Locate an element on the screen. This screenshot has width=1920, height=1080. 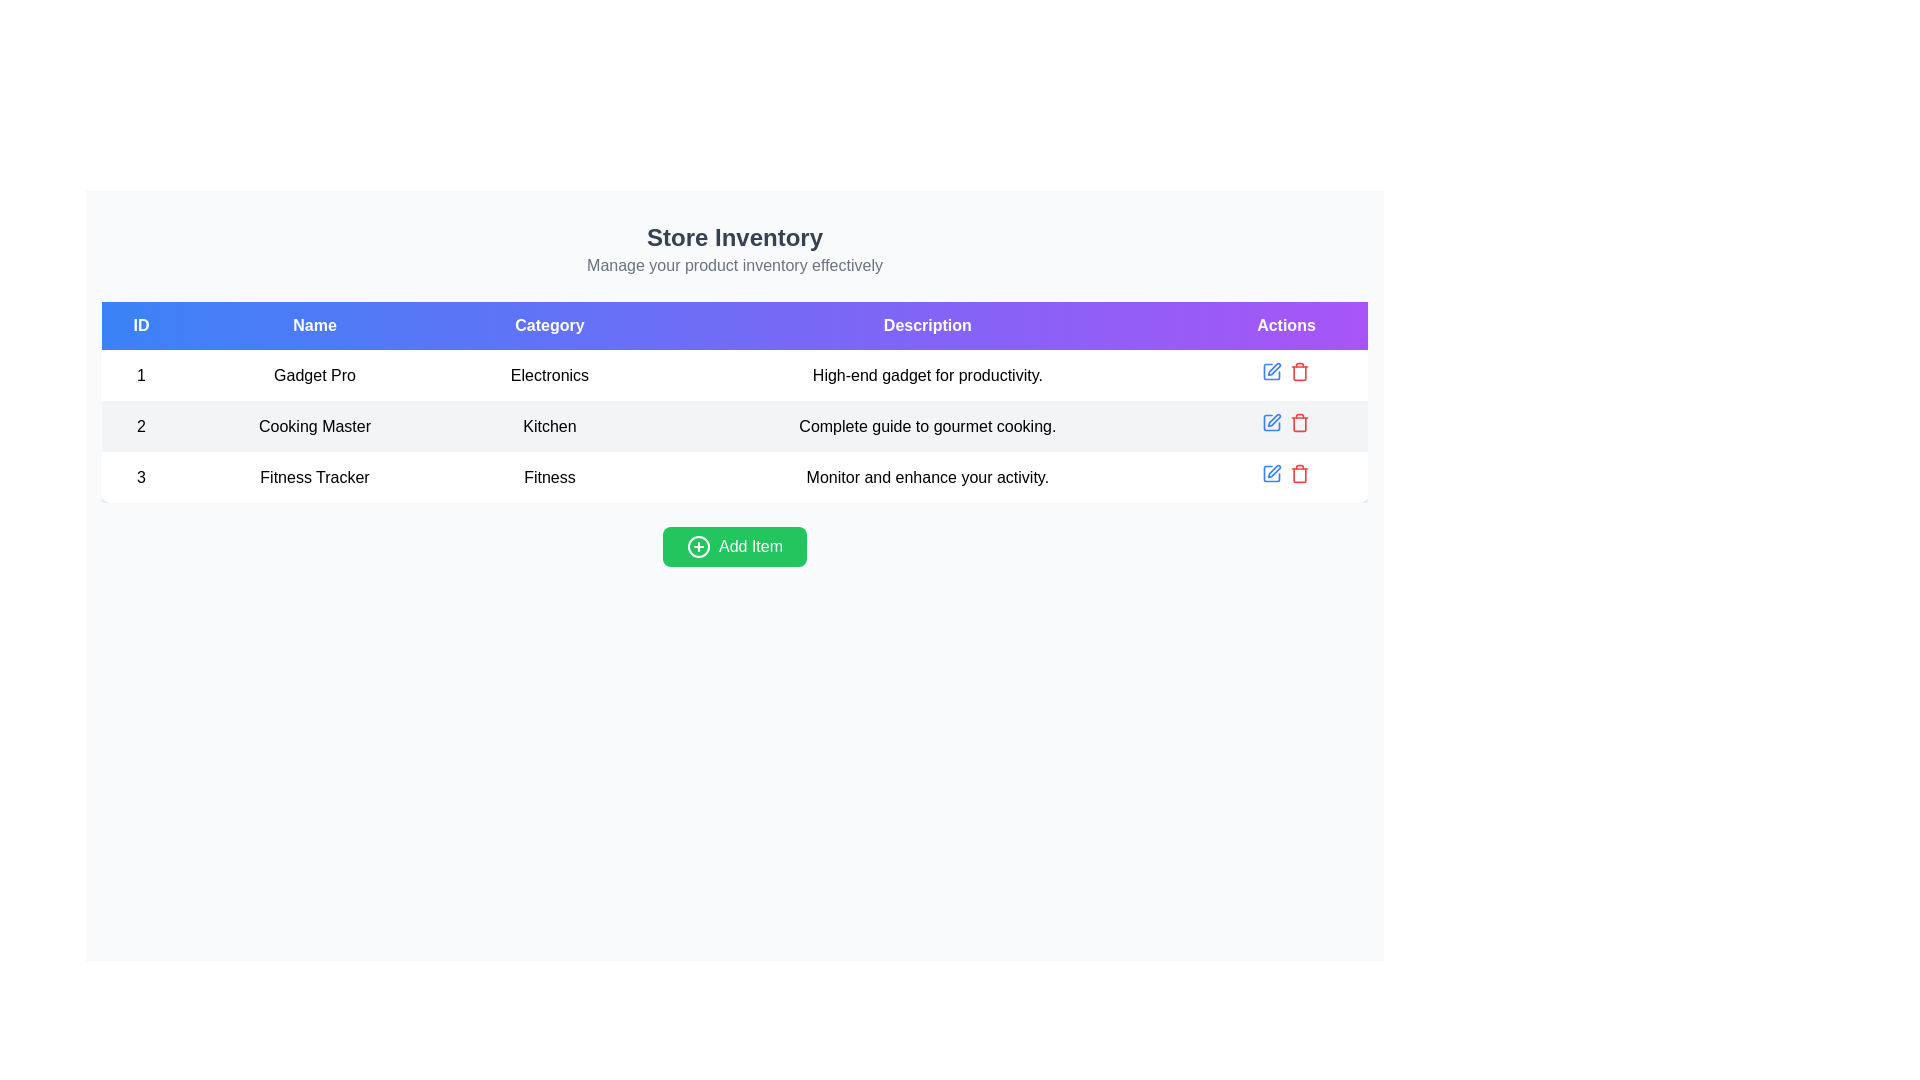
the delete button located in the 'Actions' column of the first row of the table to invoke the delete action is located at coordinates (1300, 371).